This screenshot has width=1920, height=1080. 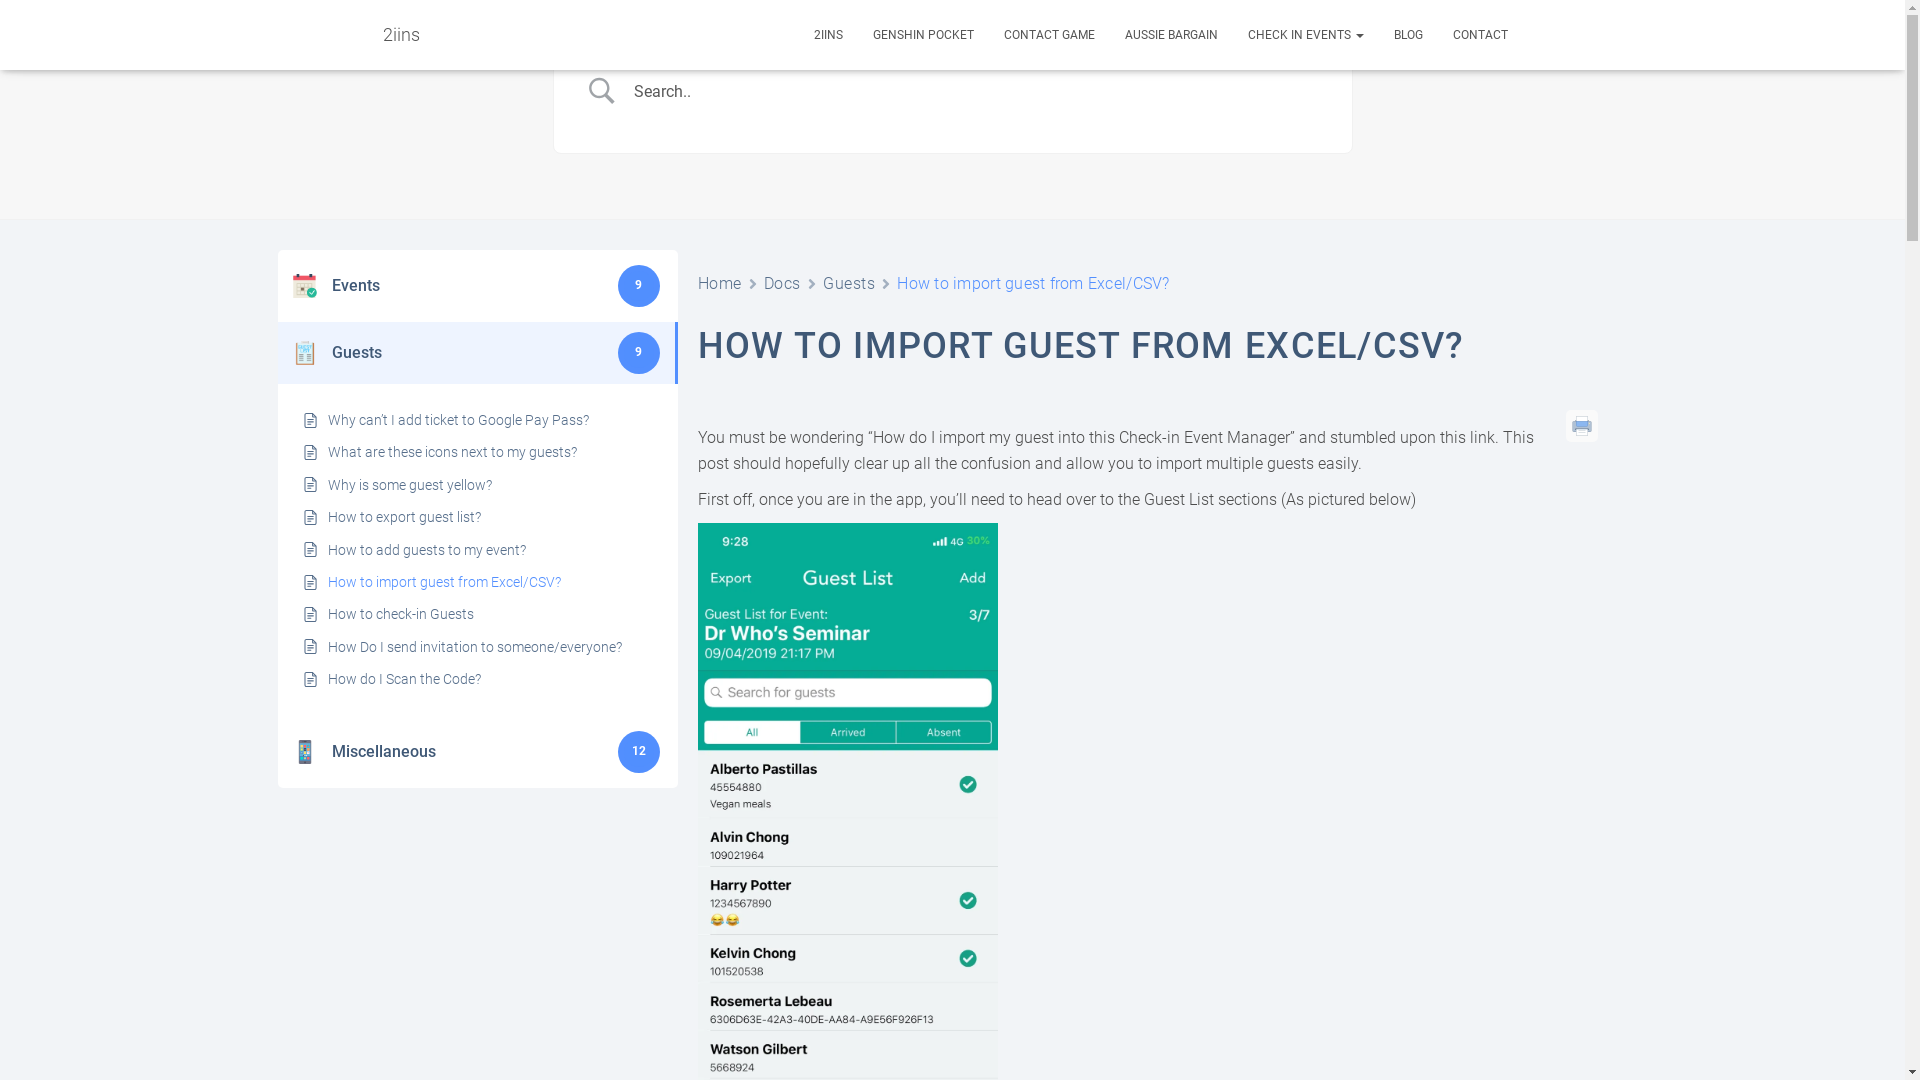 I want to click on 'How to add guests to my event?', so click(x=426, y=550).